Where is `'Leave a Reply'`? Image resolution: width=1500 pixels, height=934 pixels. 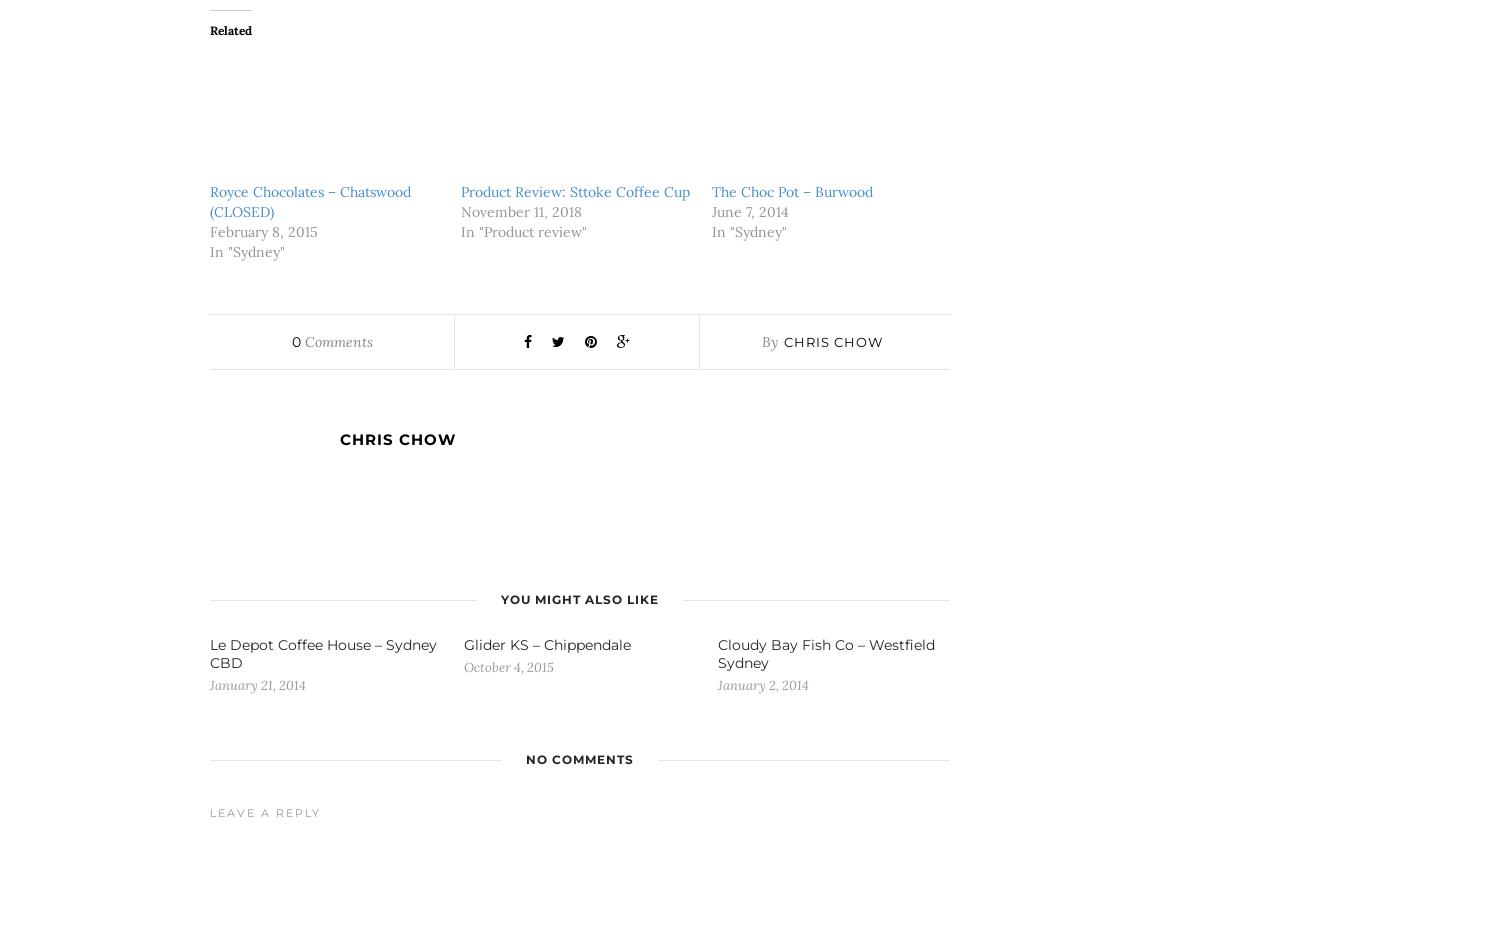 'Leave a Reply' is located at coordinates (265, 812).